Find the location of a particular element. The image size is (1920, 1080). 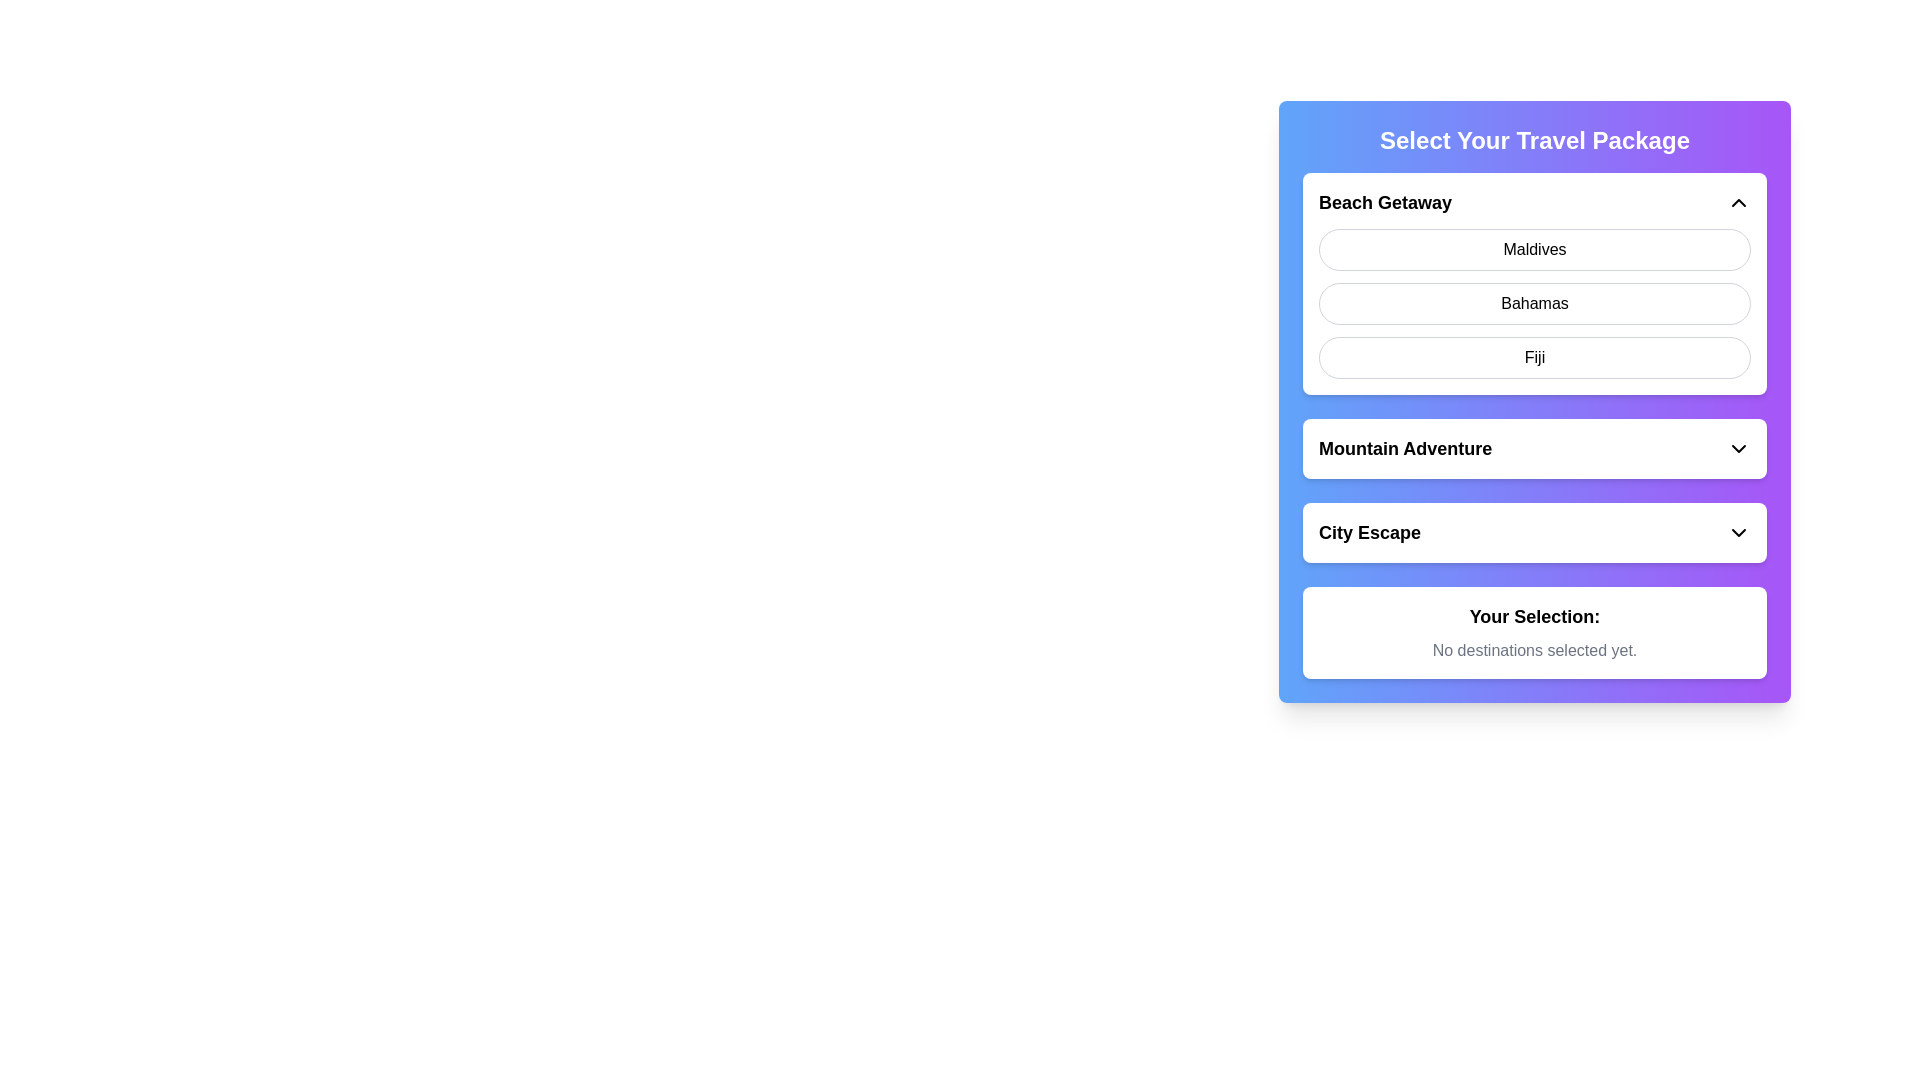

the 'City Escape' text label in the dropdown under 'Mountain Adventure' within the 'Select Your Travel Package' section is located at coordinates (1369, 531).